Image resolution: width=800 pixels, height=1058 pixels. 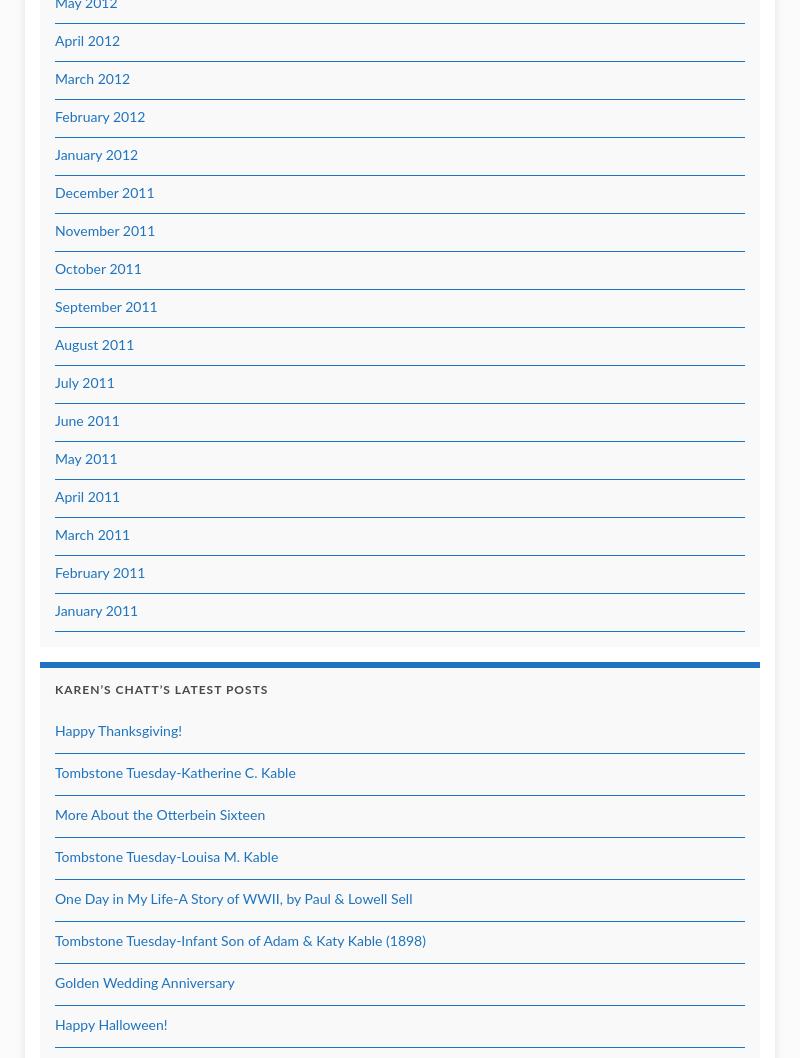 I want to click on 'April 2012', so click(x=87, y=42).